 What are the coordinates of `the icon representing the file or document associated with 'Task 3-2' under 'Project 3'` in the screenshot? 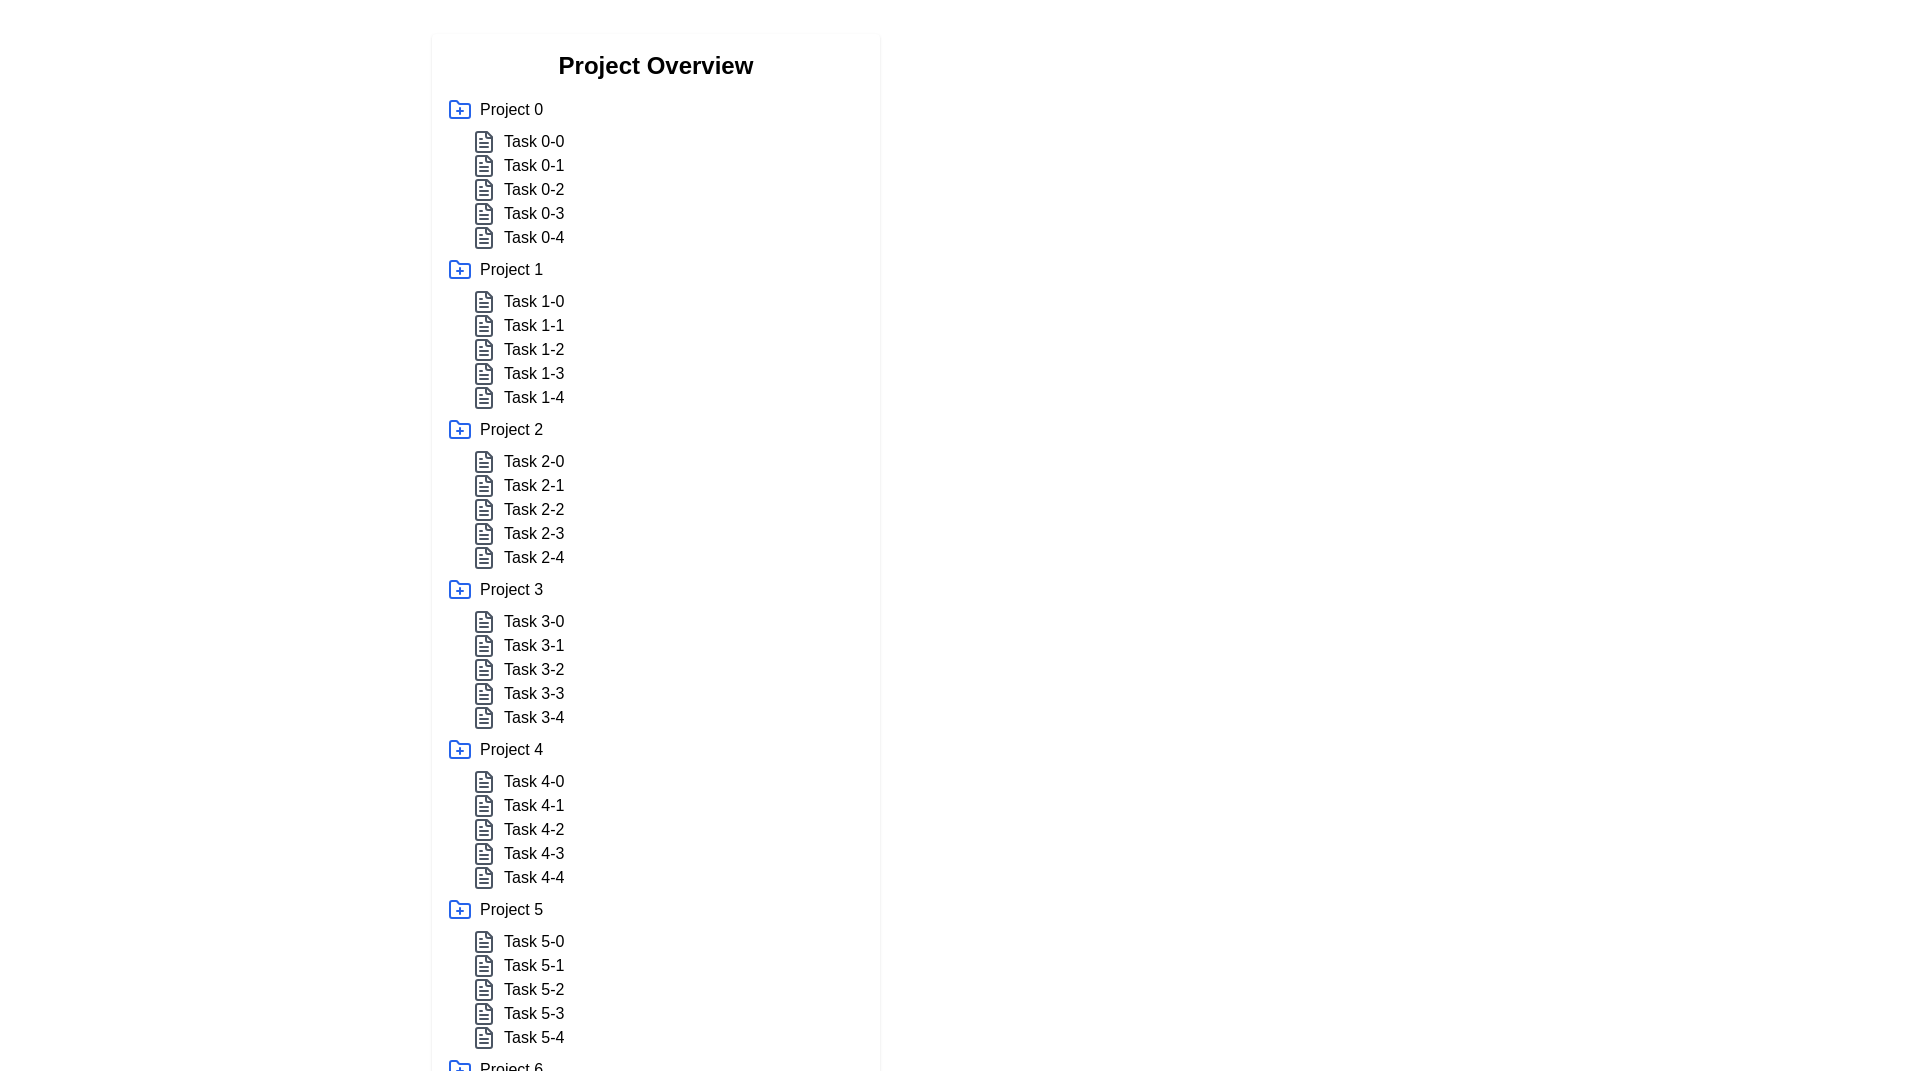 It's located at (484, 670).